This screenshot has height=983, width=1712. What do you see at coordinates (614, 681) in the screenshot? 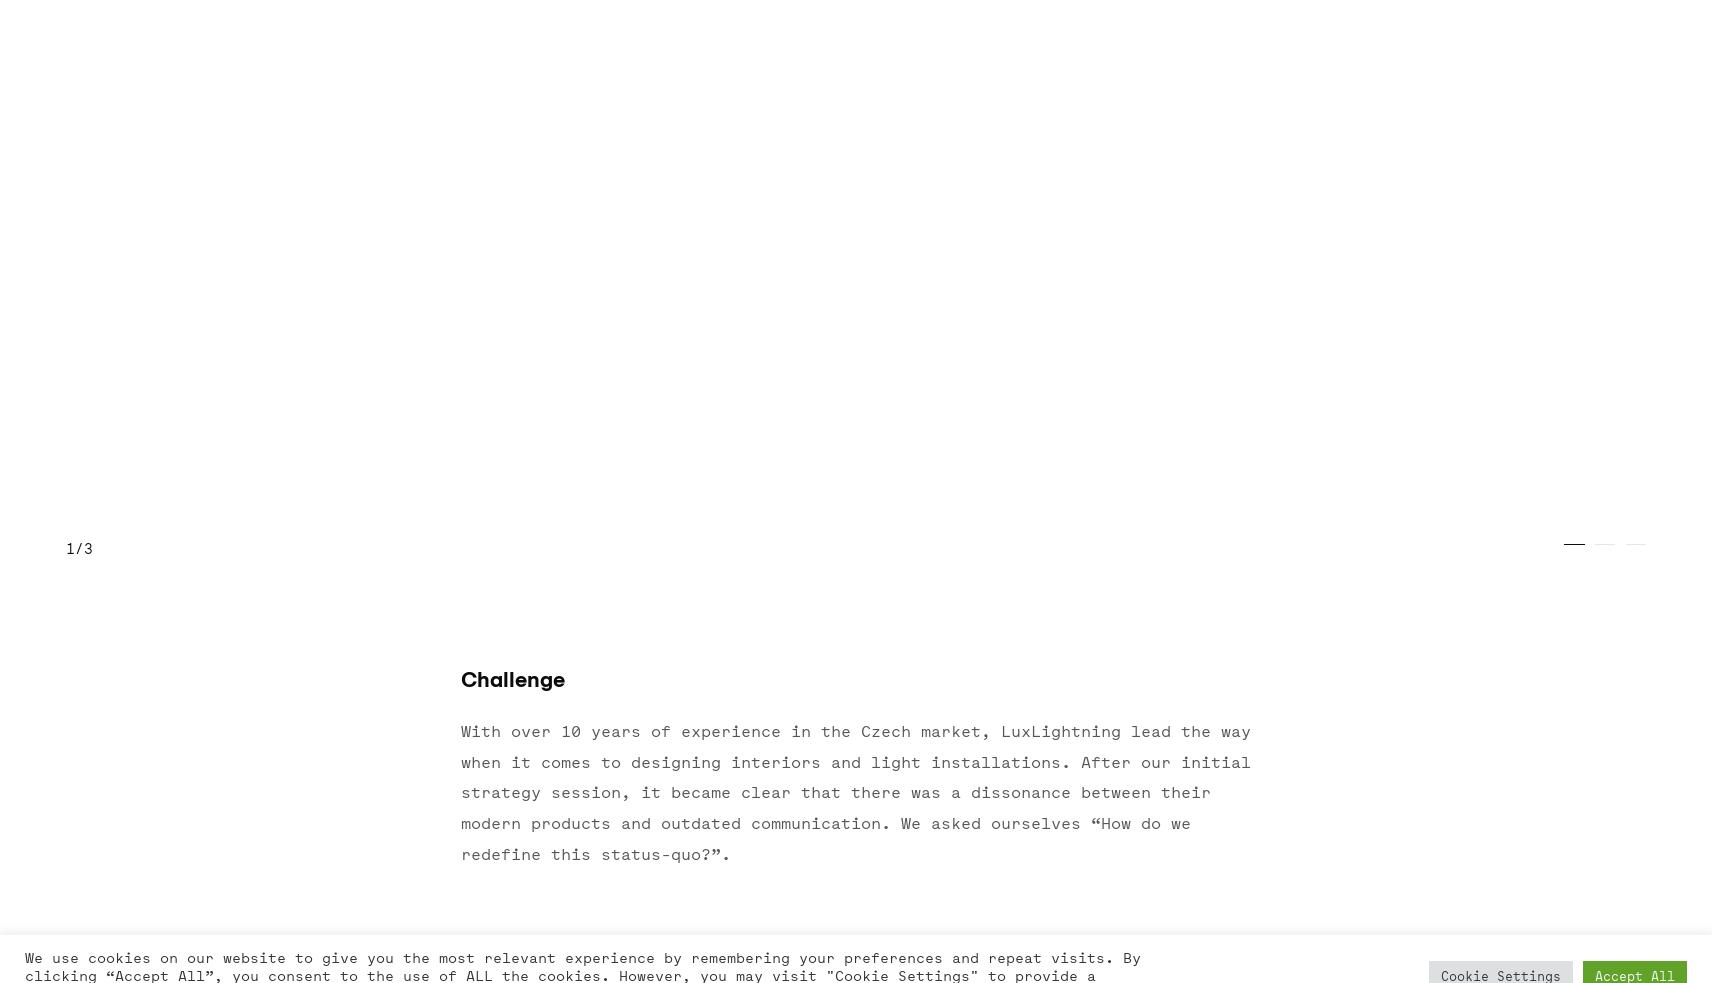
I see `'Careers'` at bounding box center [614, 681].